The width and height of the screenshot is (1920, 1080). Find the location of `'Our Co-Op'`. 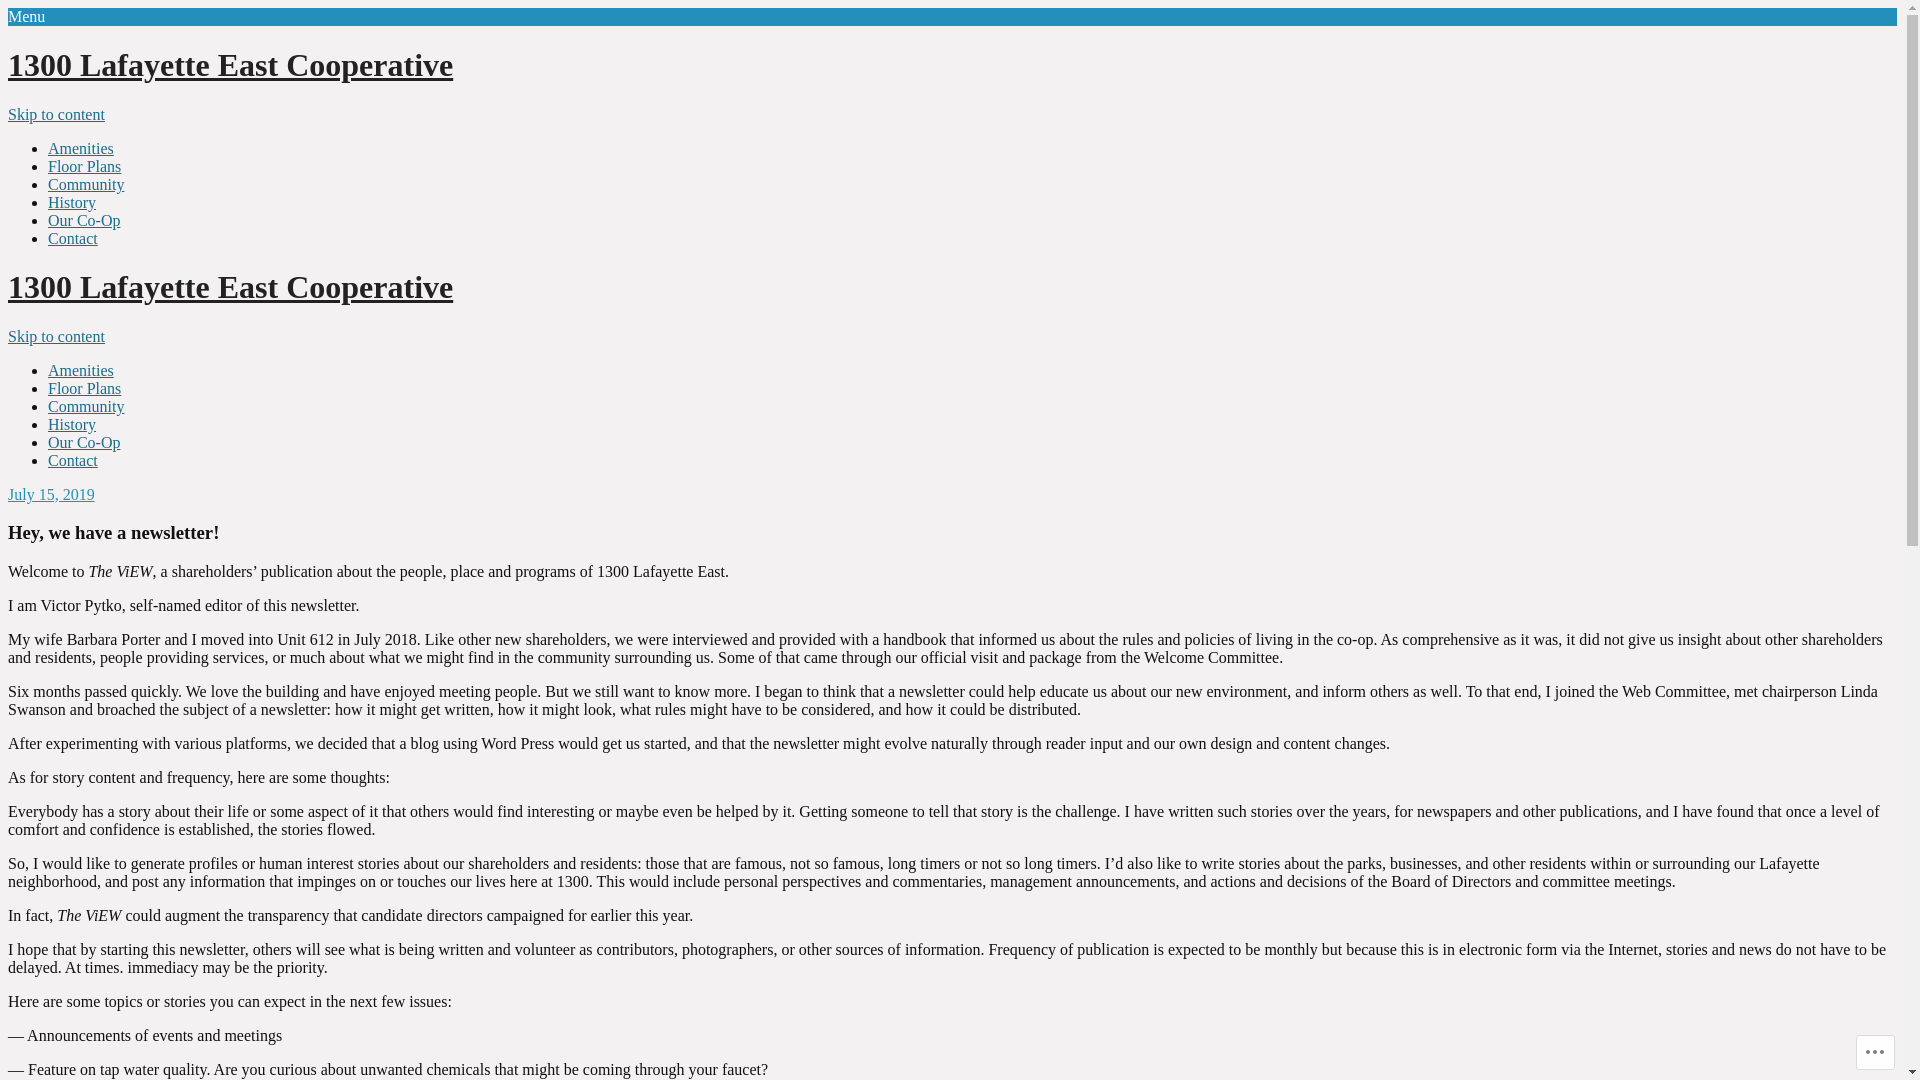

'Our Co-Op' is located at coordinates (82, 441).